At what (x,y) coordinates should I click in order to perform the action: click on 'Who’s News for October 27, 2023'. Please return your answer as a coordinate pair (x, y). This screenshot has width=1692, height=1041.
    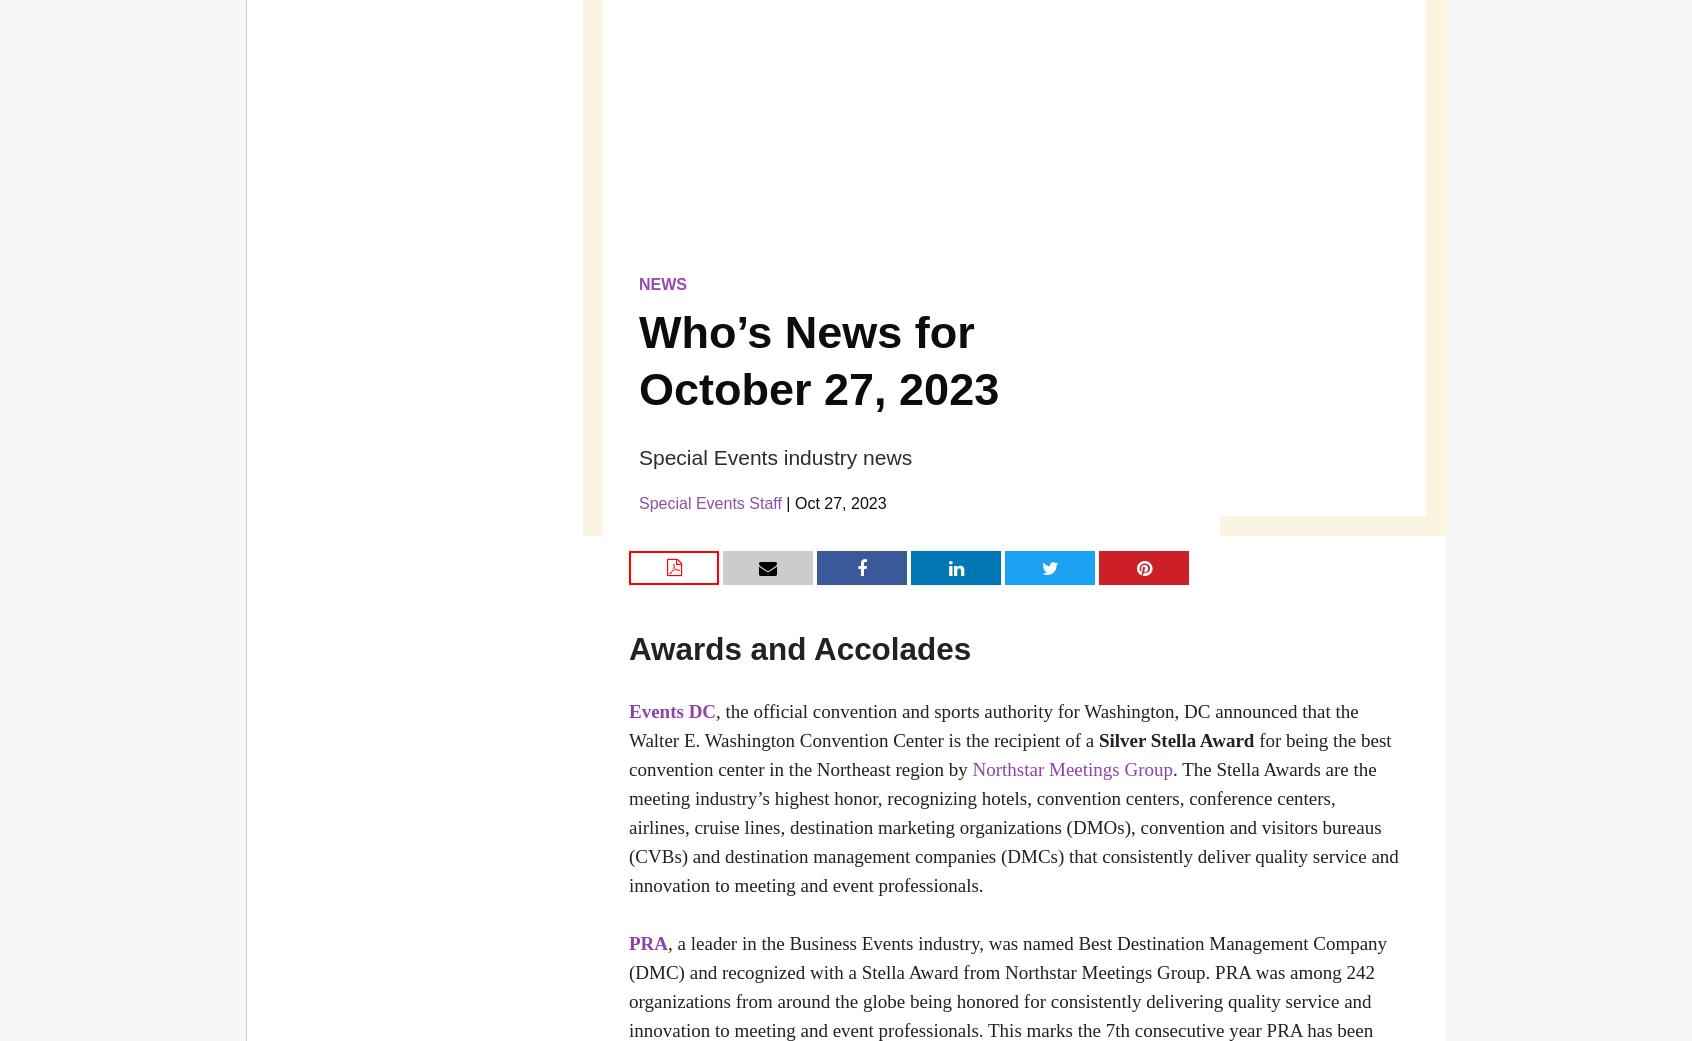
    Looking at the image, I should click on (818, 359).